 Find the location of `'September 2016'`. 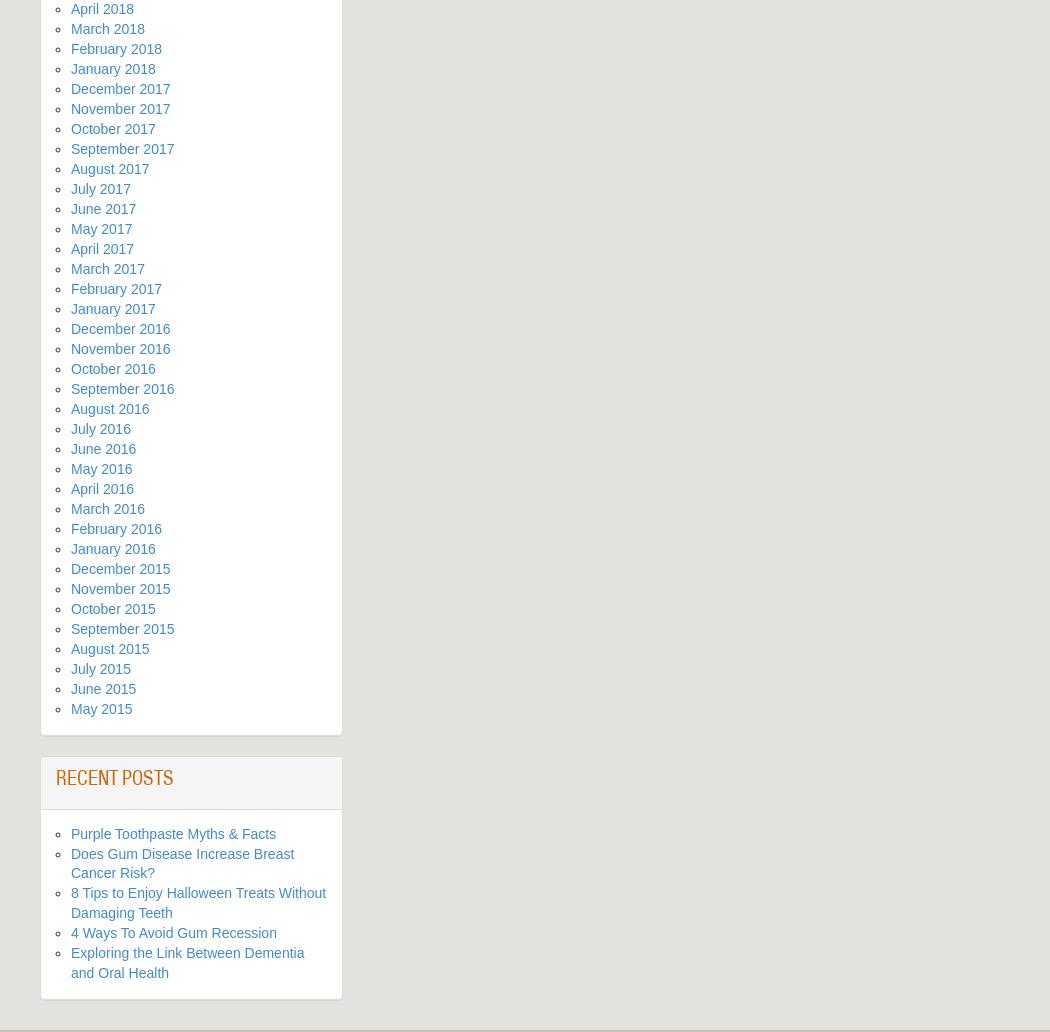

'September 2016' is located at coordinates (121, 387).